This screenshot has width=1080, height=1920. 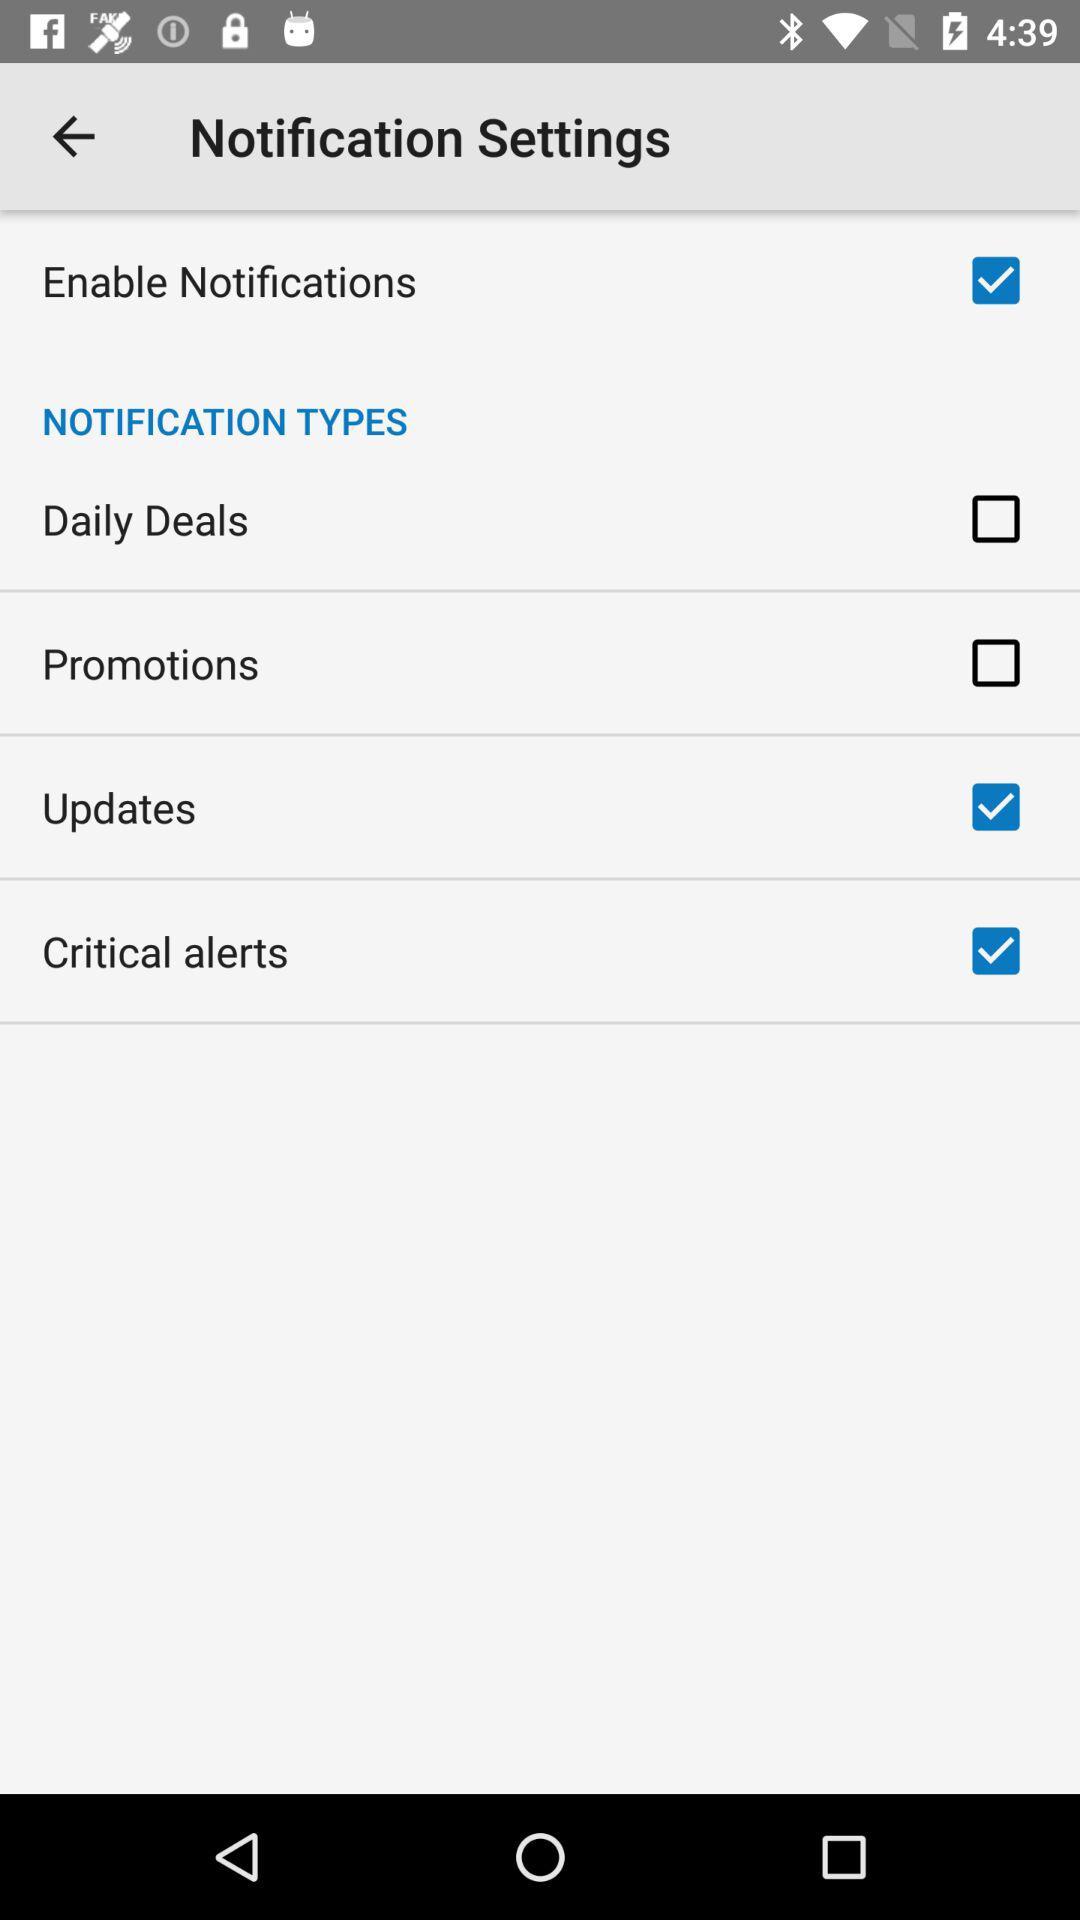 What do you see at coordinates (995, 280) in the screenshot?
I see `the enable notifications check box` at bounding box center [995, 280].